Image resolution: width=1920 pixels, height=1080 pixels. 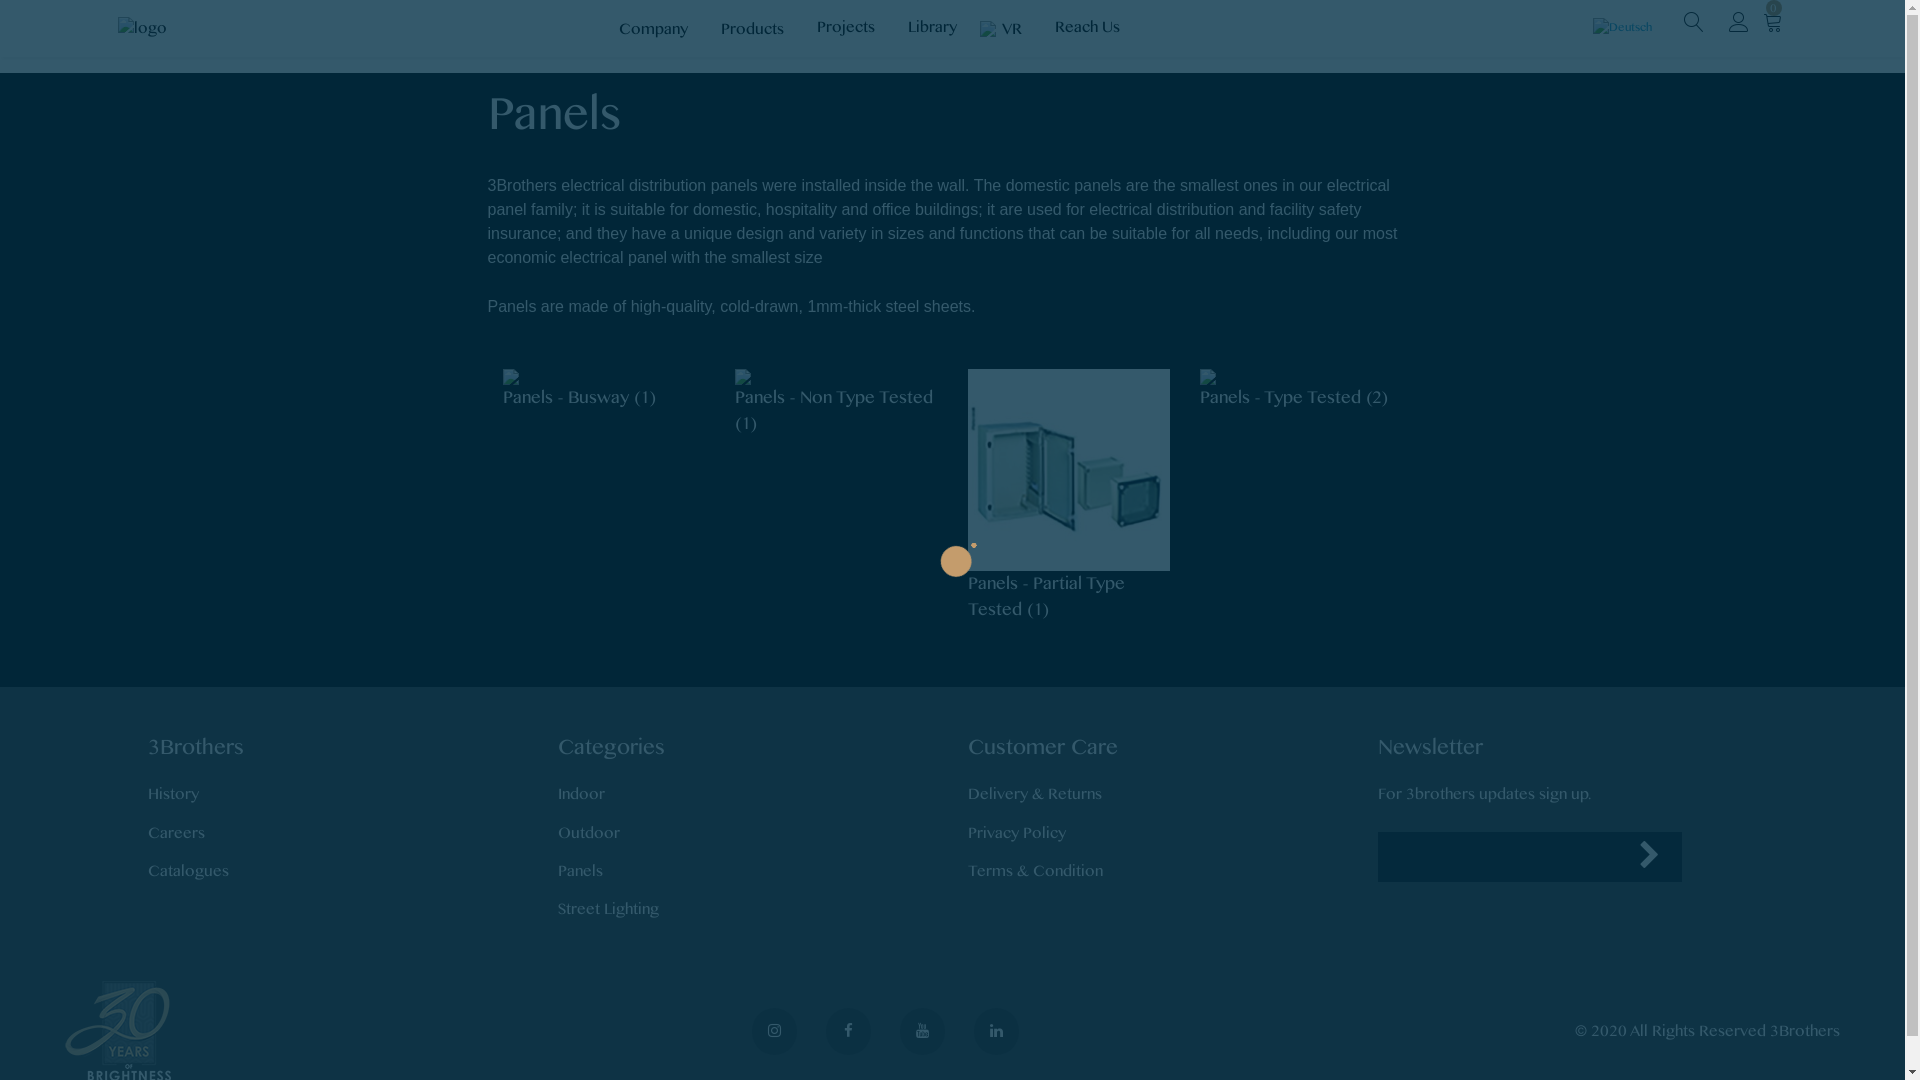 What do you see at coordinates (557, 793) in the screenshot?
I see `'Indoor'` at bounding box center [557, 793].